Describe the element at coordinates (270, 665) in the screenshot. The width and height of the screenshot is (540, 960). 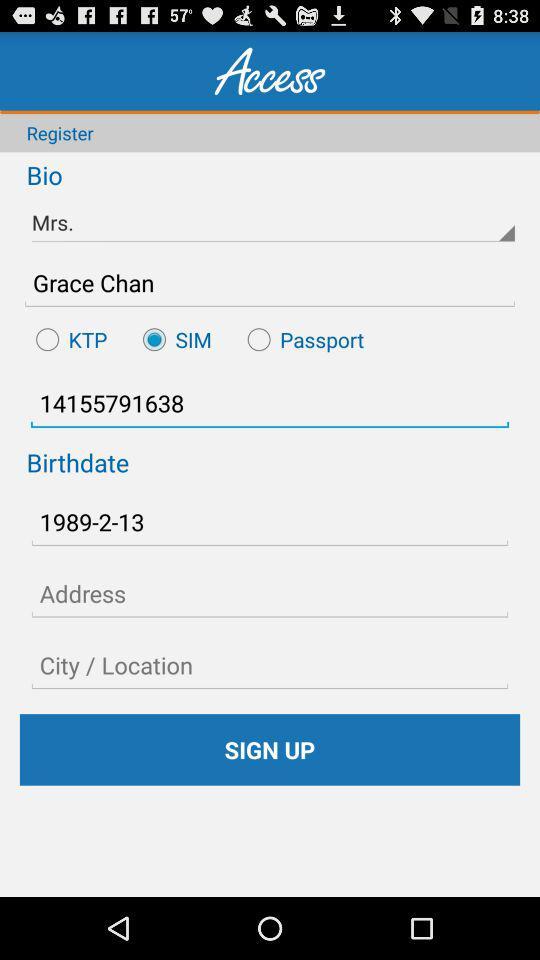
I see `location` at that location.